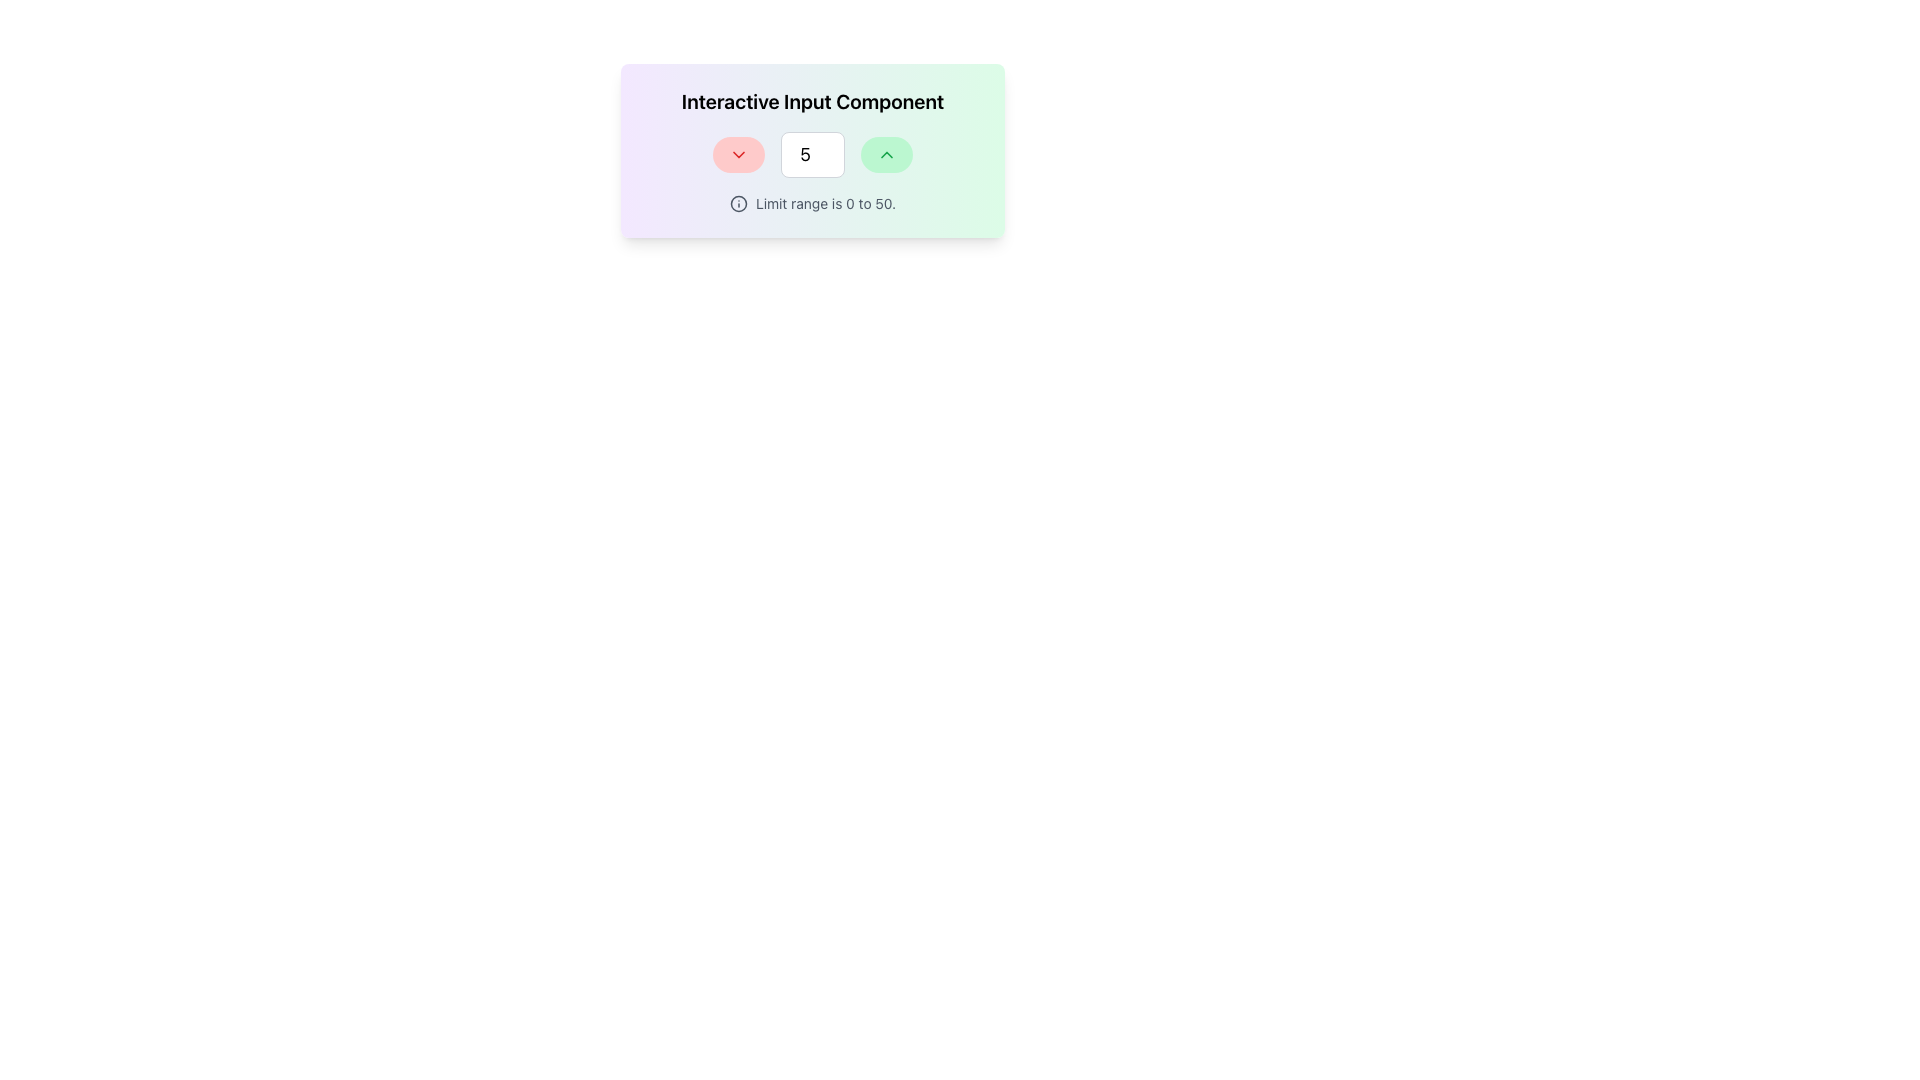  Describe the element at coordinates (738, 204) in the screenshot. I see `the circular SVG icon with a stylized letter 'i' indicating an information symbol, located at the center left of the text 'Limit range is 0 to 50.'` at that location.